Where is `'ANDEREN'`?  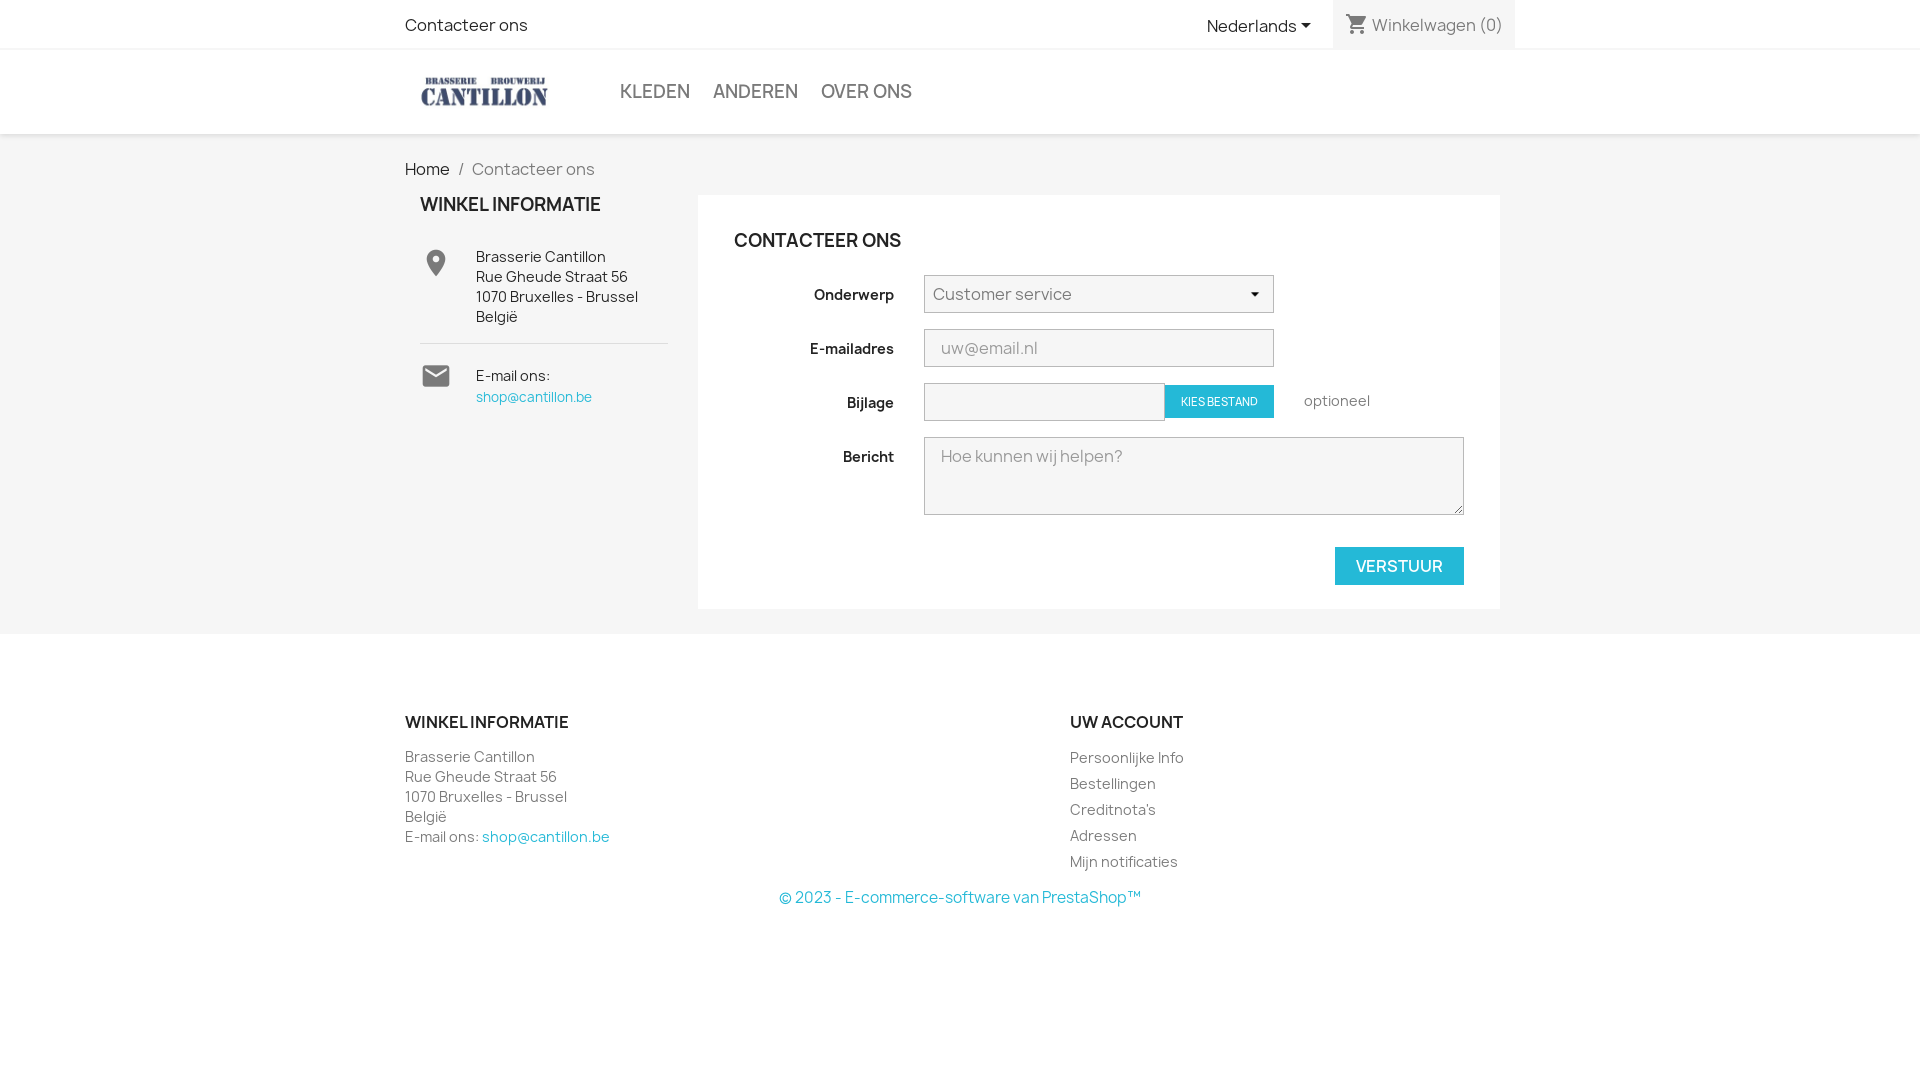 'ANDEREN' is located at coordinates (754, 92).